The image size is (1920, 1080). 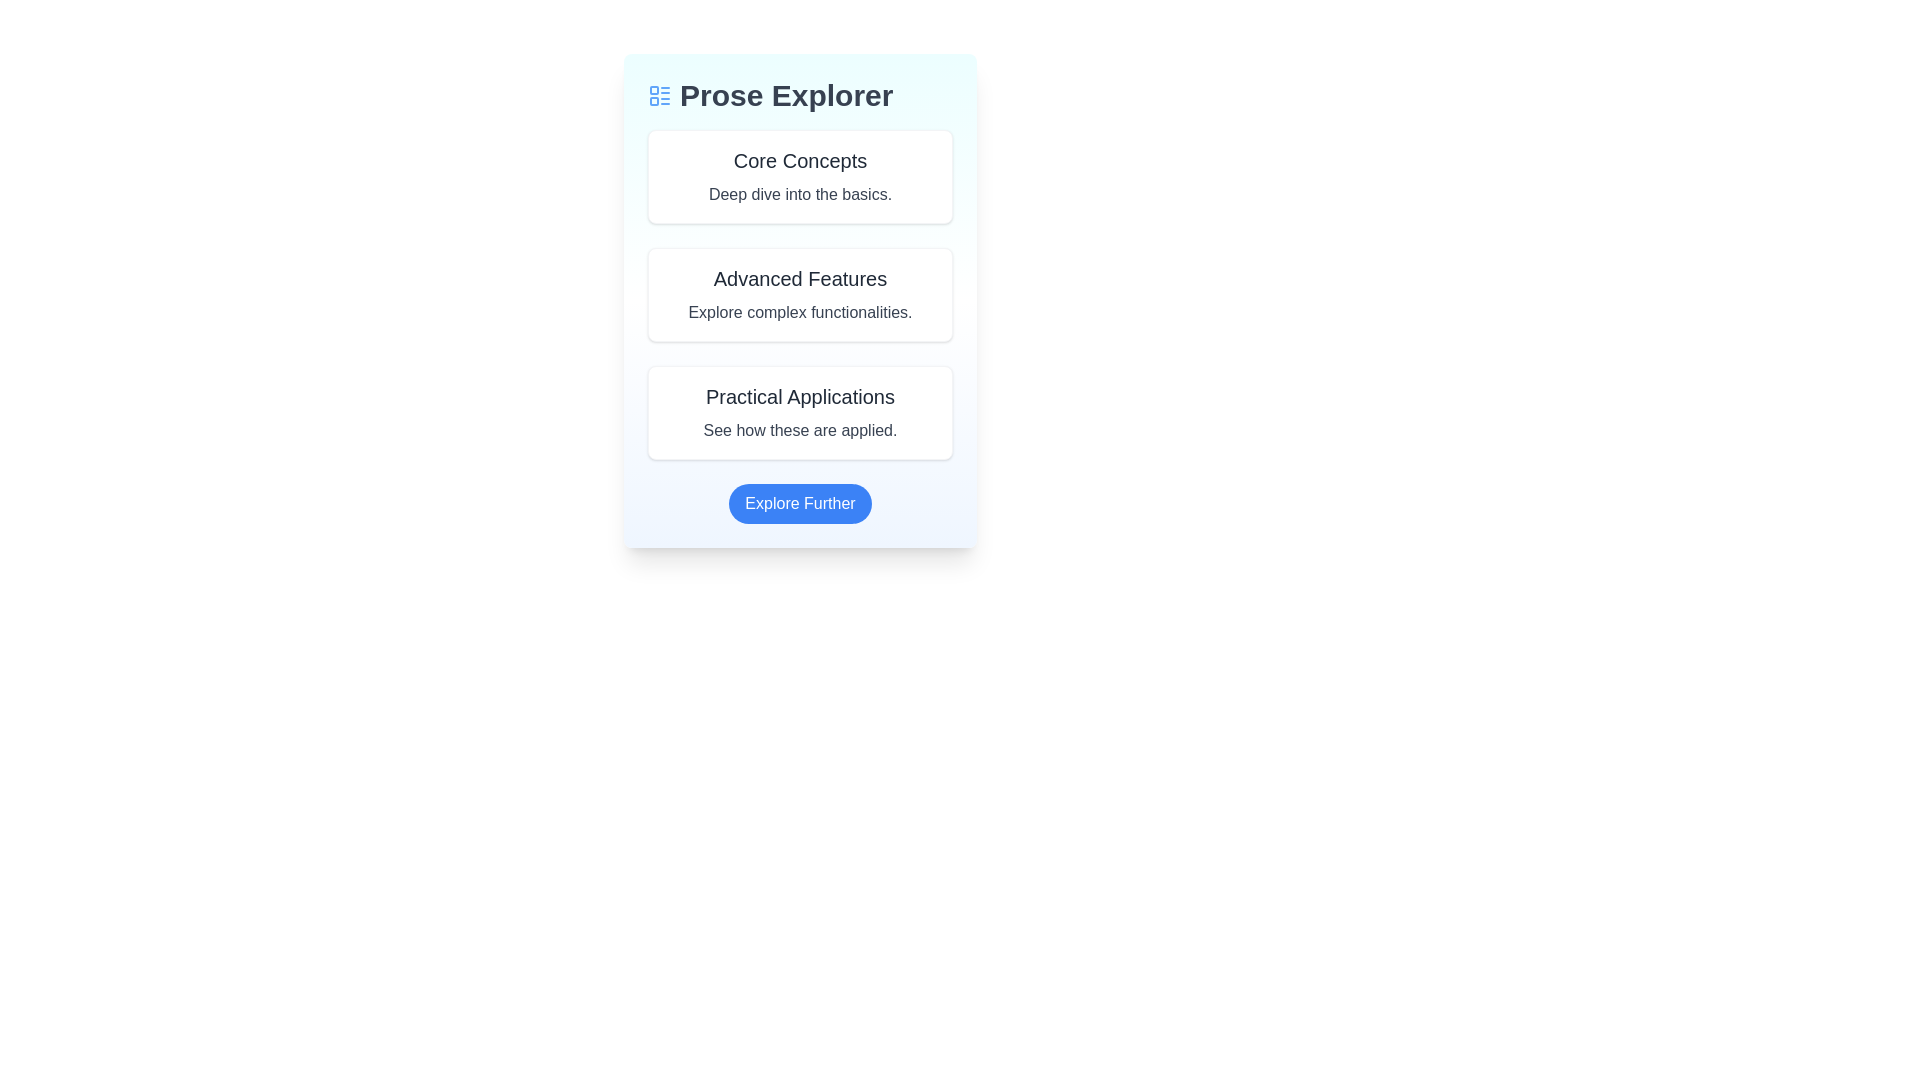 What do you see at coordinates (785, 96) in the screenshot?
I see `the 'Prose Explorer' text label, which is styled as a bold header in gray on a light-blue background` at bounding box center [785, 96].